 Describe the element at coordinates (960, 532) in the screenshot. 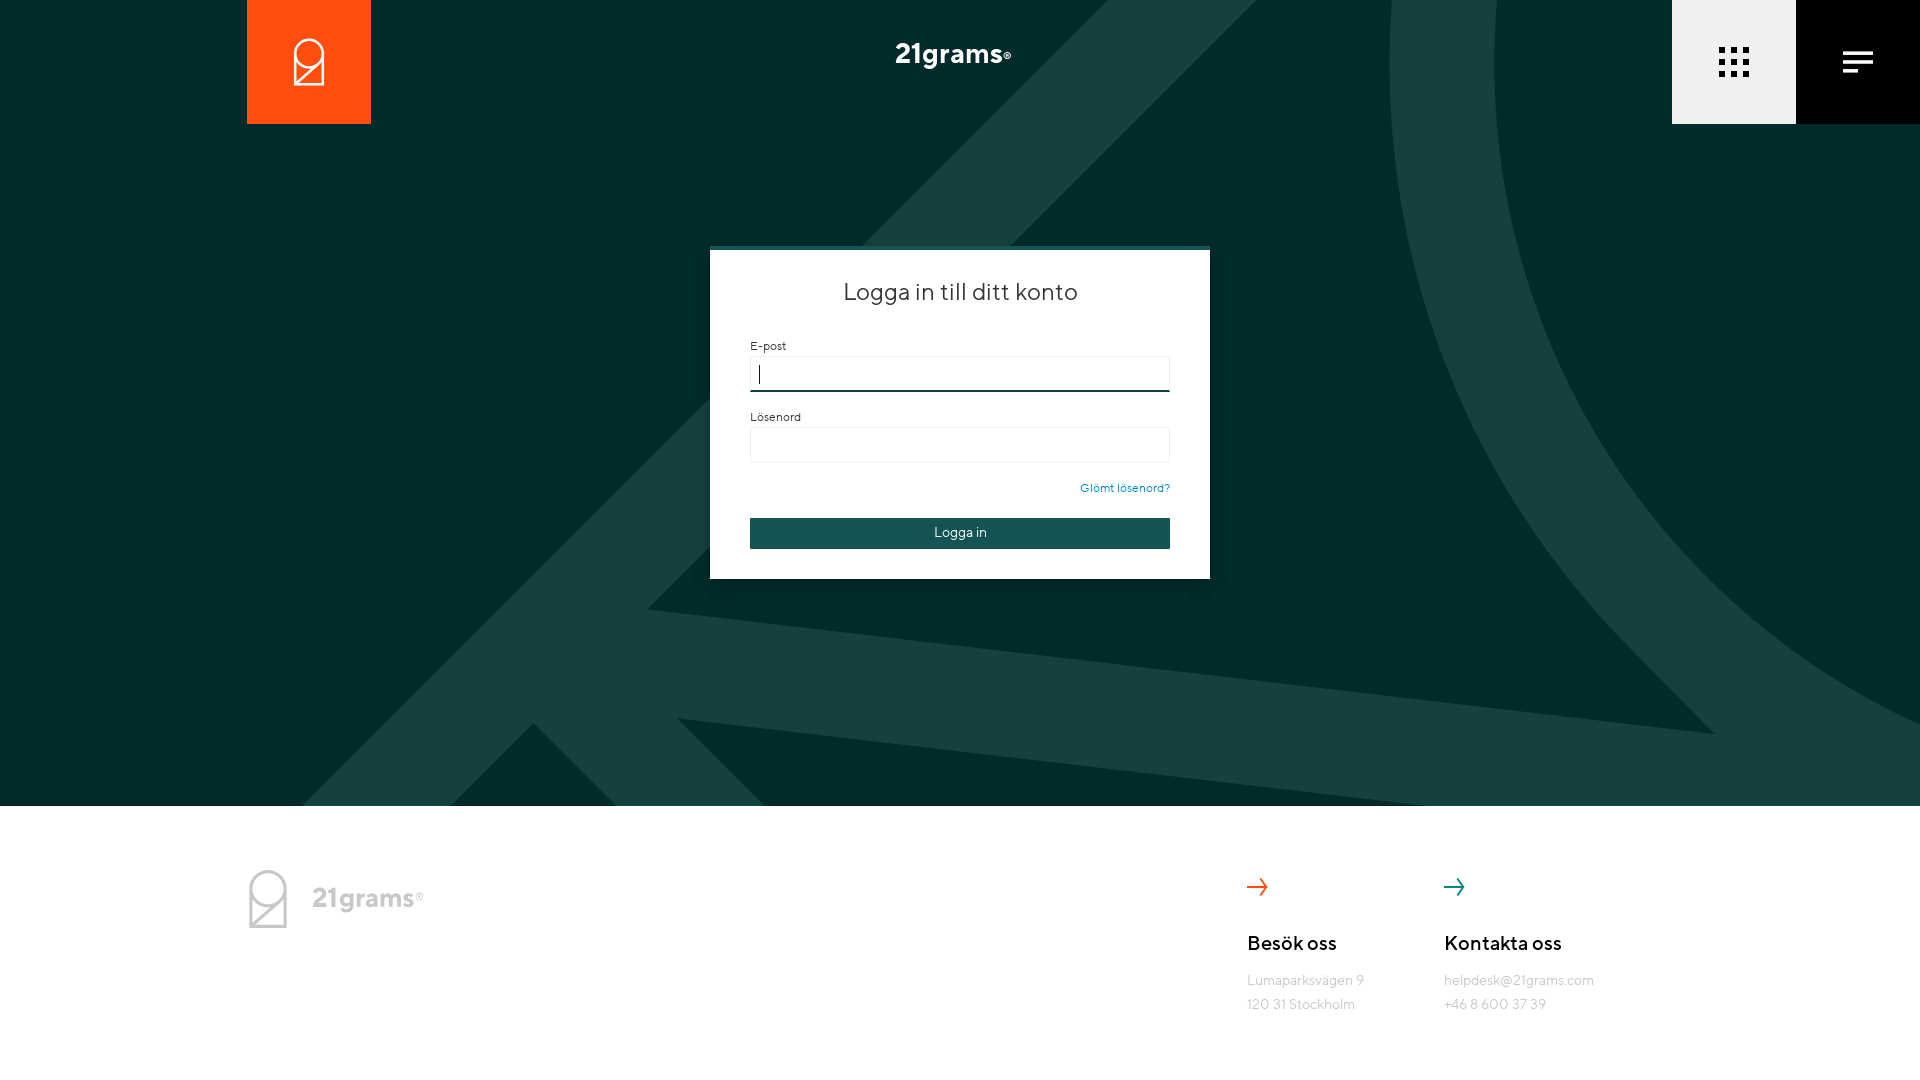

I see `'Logga in'` at that location.